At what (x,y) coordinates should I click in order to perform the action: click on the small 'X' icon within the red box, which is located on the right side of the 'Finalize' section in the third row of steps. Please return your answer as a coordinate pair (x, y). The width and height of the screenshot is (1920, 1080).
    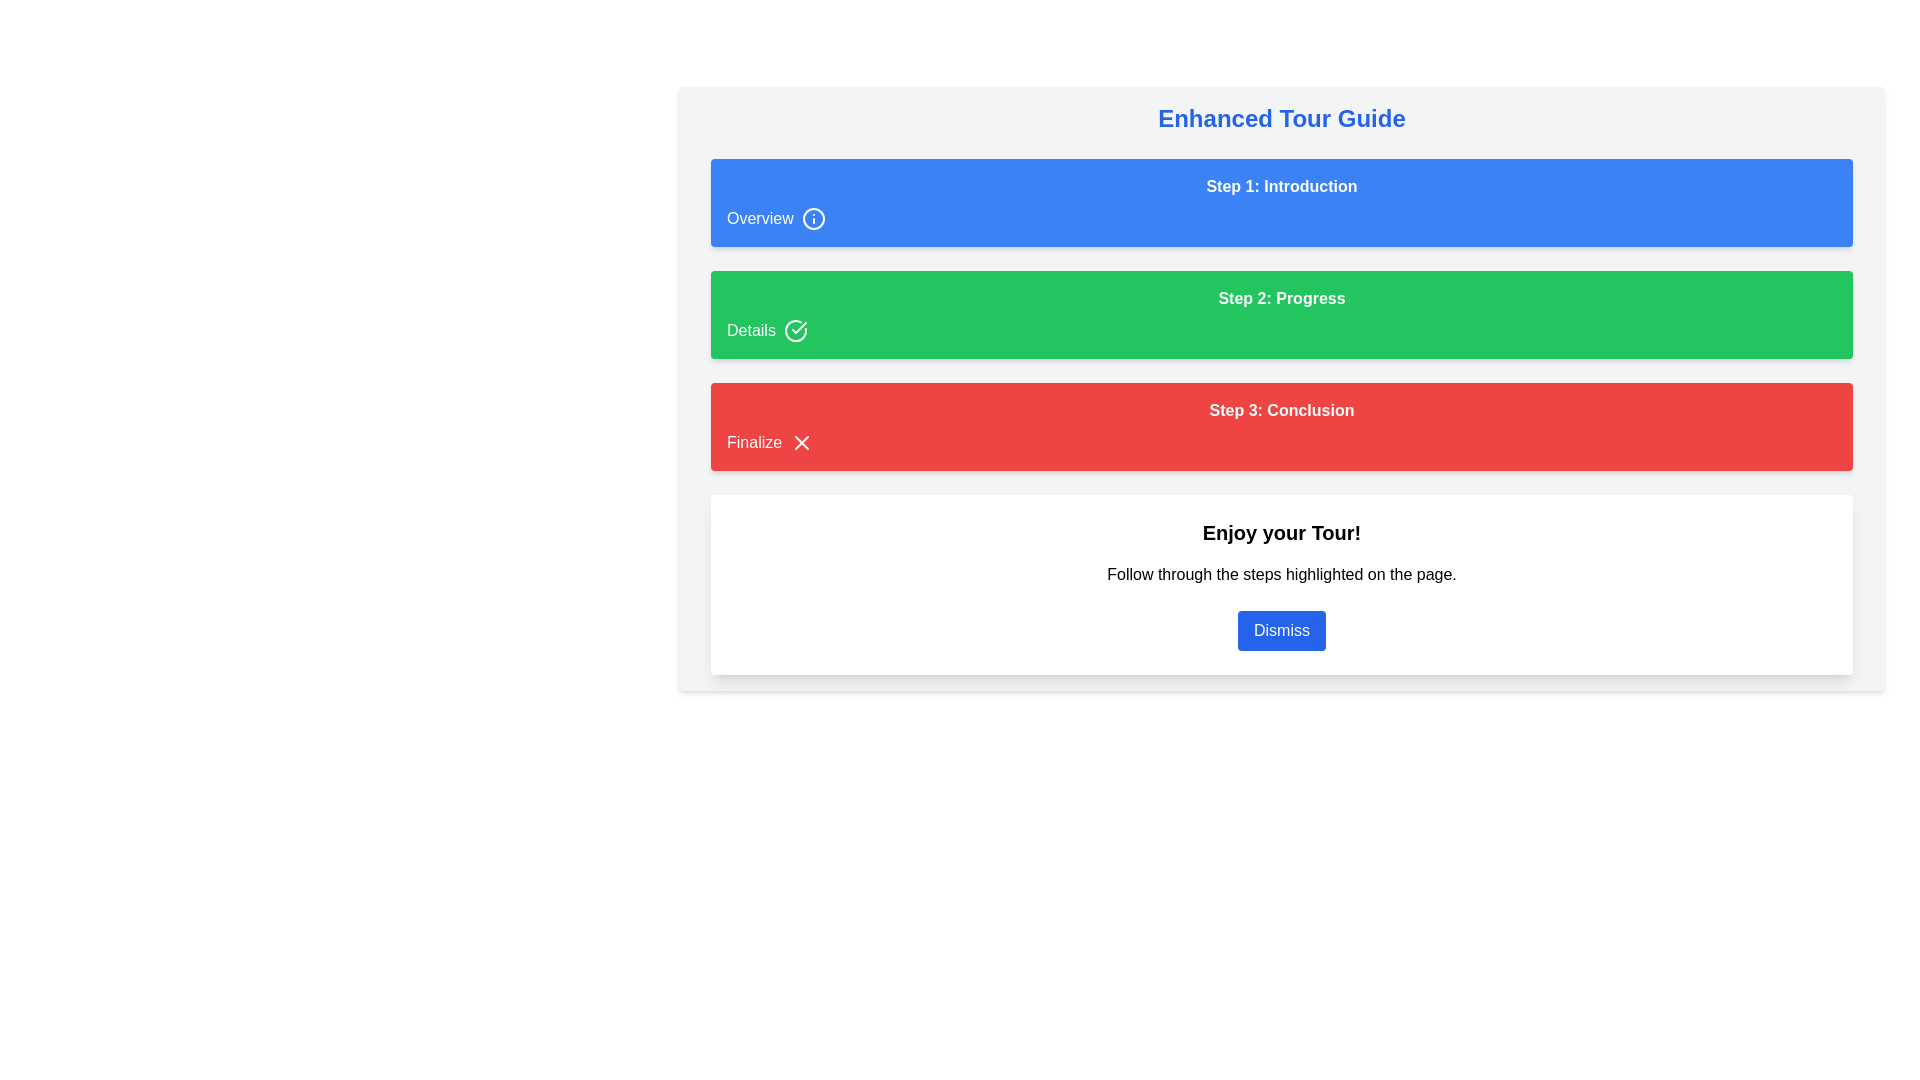
    Looking at the image, I should click on (802, 442).